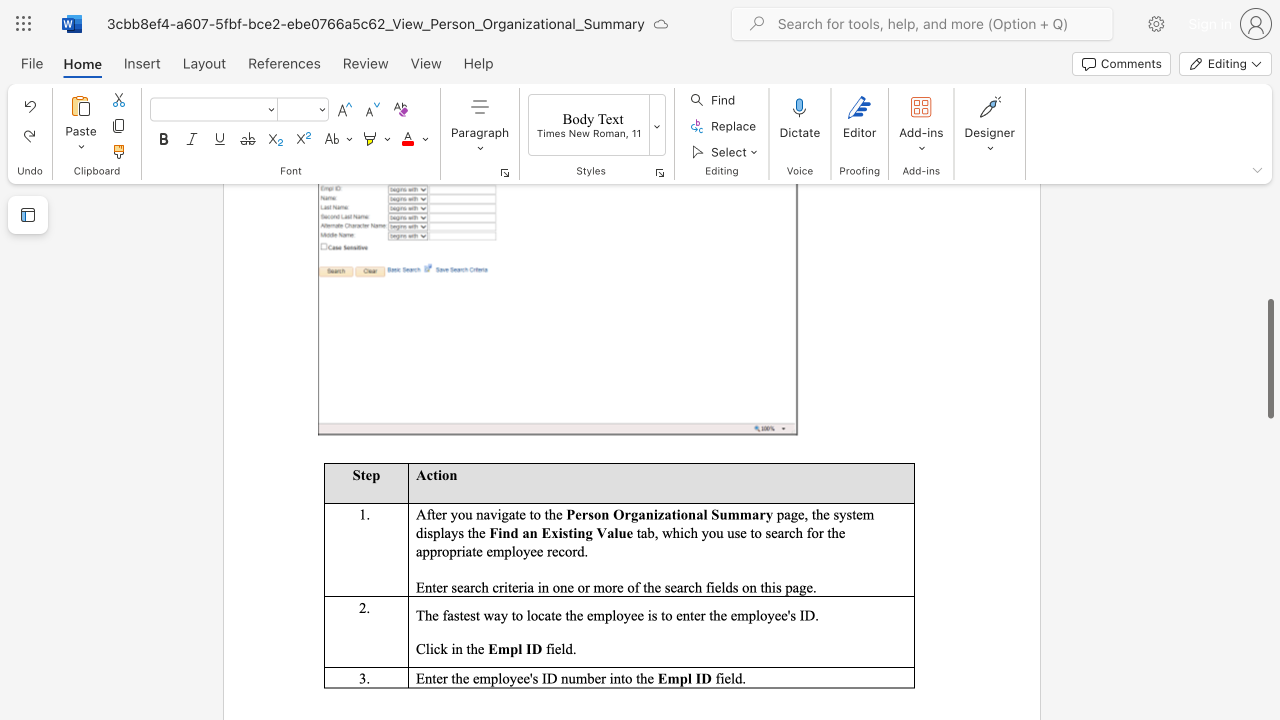  I want to click on the subset text "is" within the text "Find an Existing Value", so click(558, 531).